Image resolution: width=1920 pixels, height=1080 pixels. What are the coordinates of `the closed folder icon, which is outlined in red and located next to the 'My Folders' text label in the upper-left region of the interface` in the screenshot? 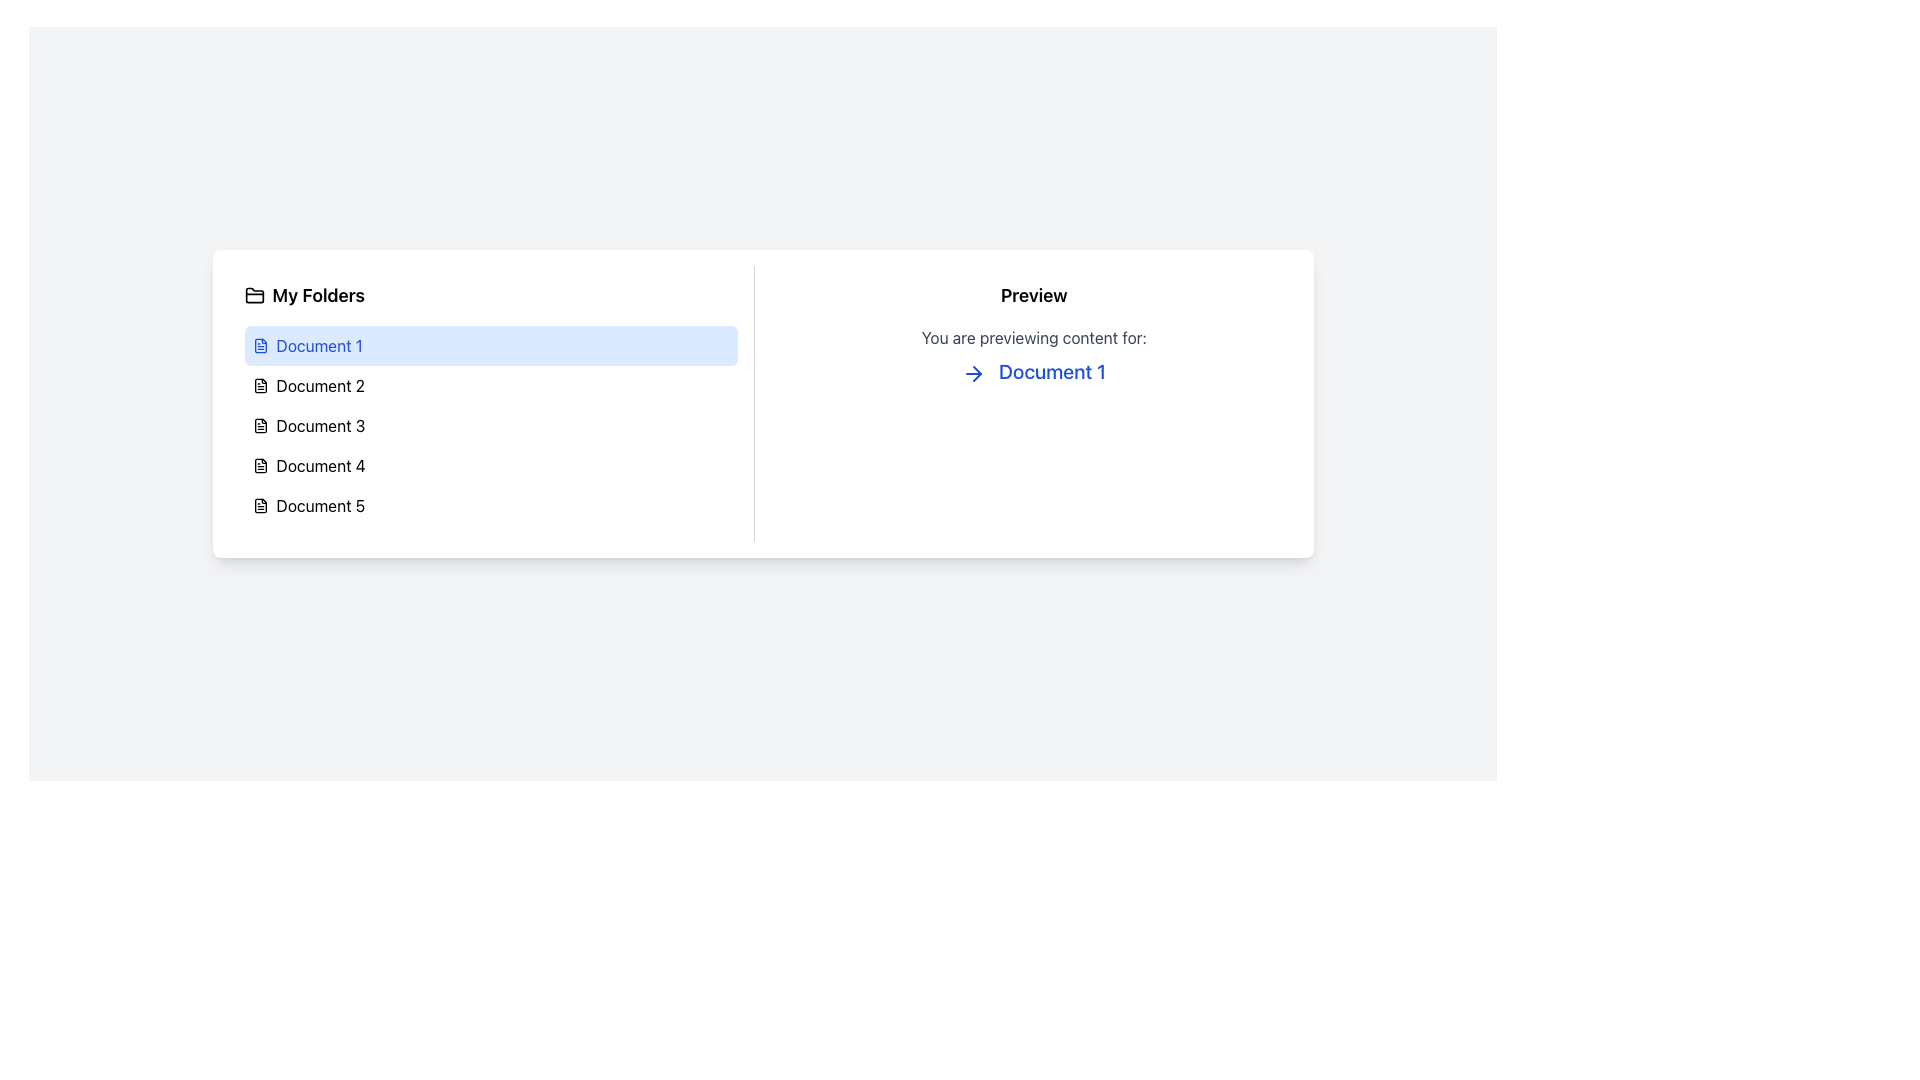 It's located at (253, 296).